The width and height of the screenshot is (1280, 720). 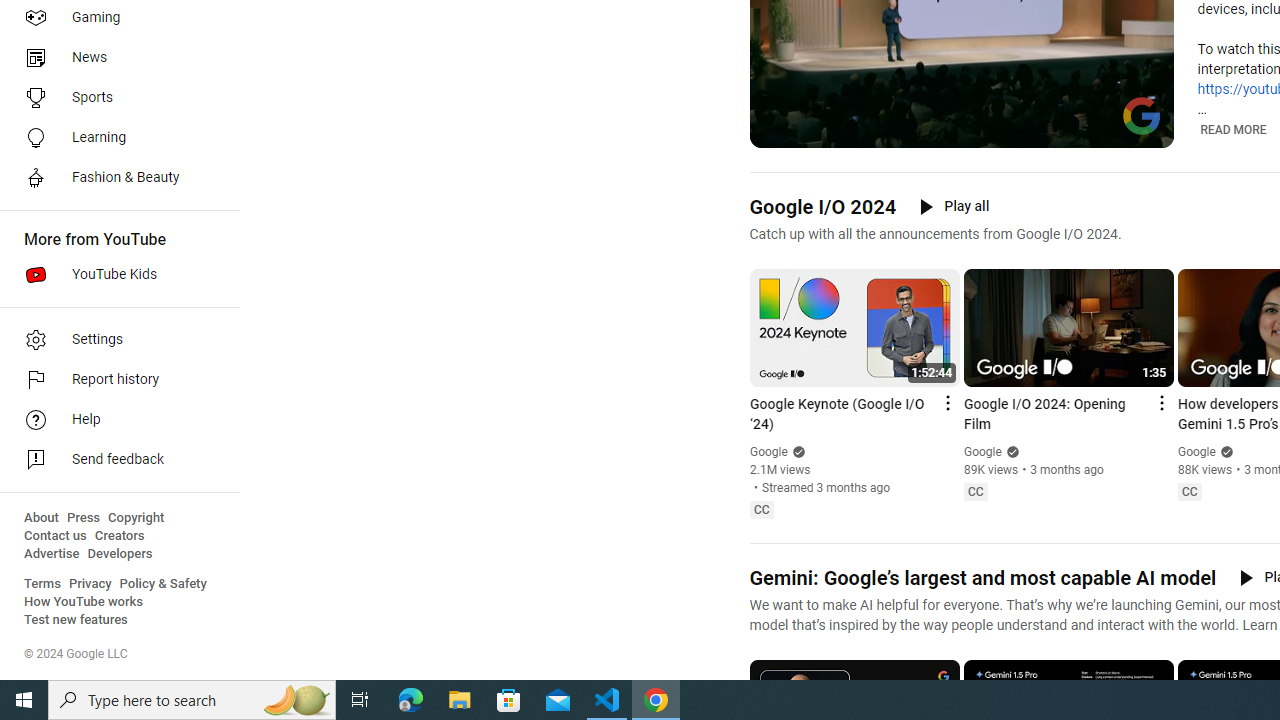 What do you see at coordinates (656, 698) in the screenshot?
I see `'Google Chrome - 1 running window'` at bounding box center [656, 698].